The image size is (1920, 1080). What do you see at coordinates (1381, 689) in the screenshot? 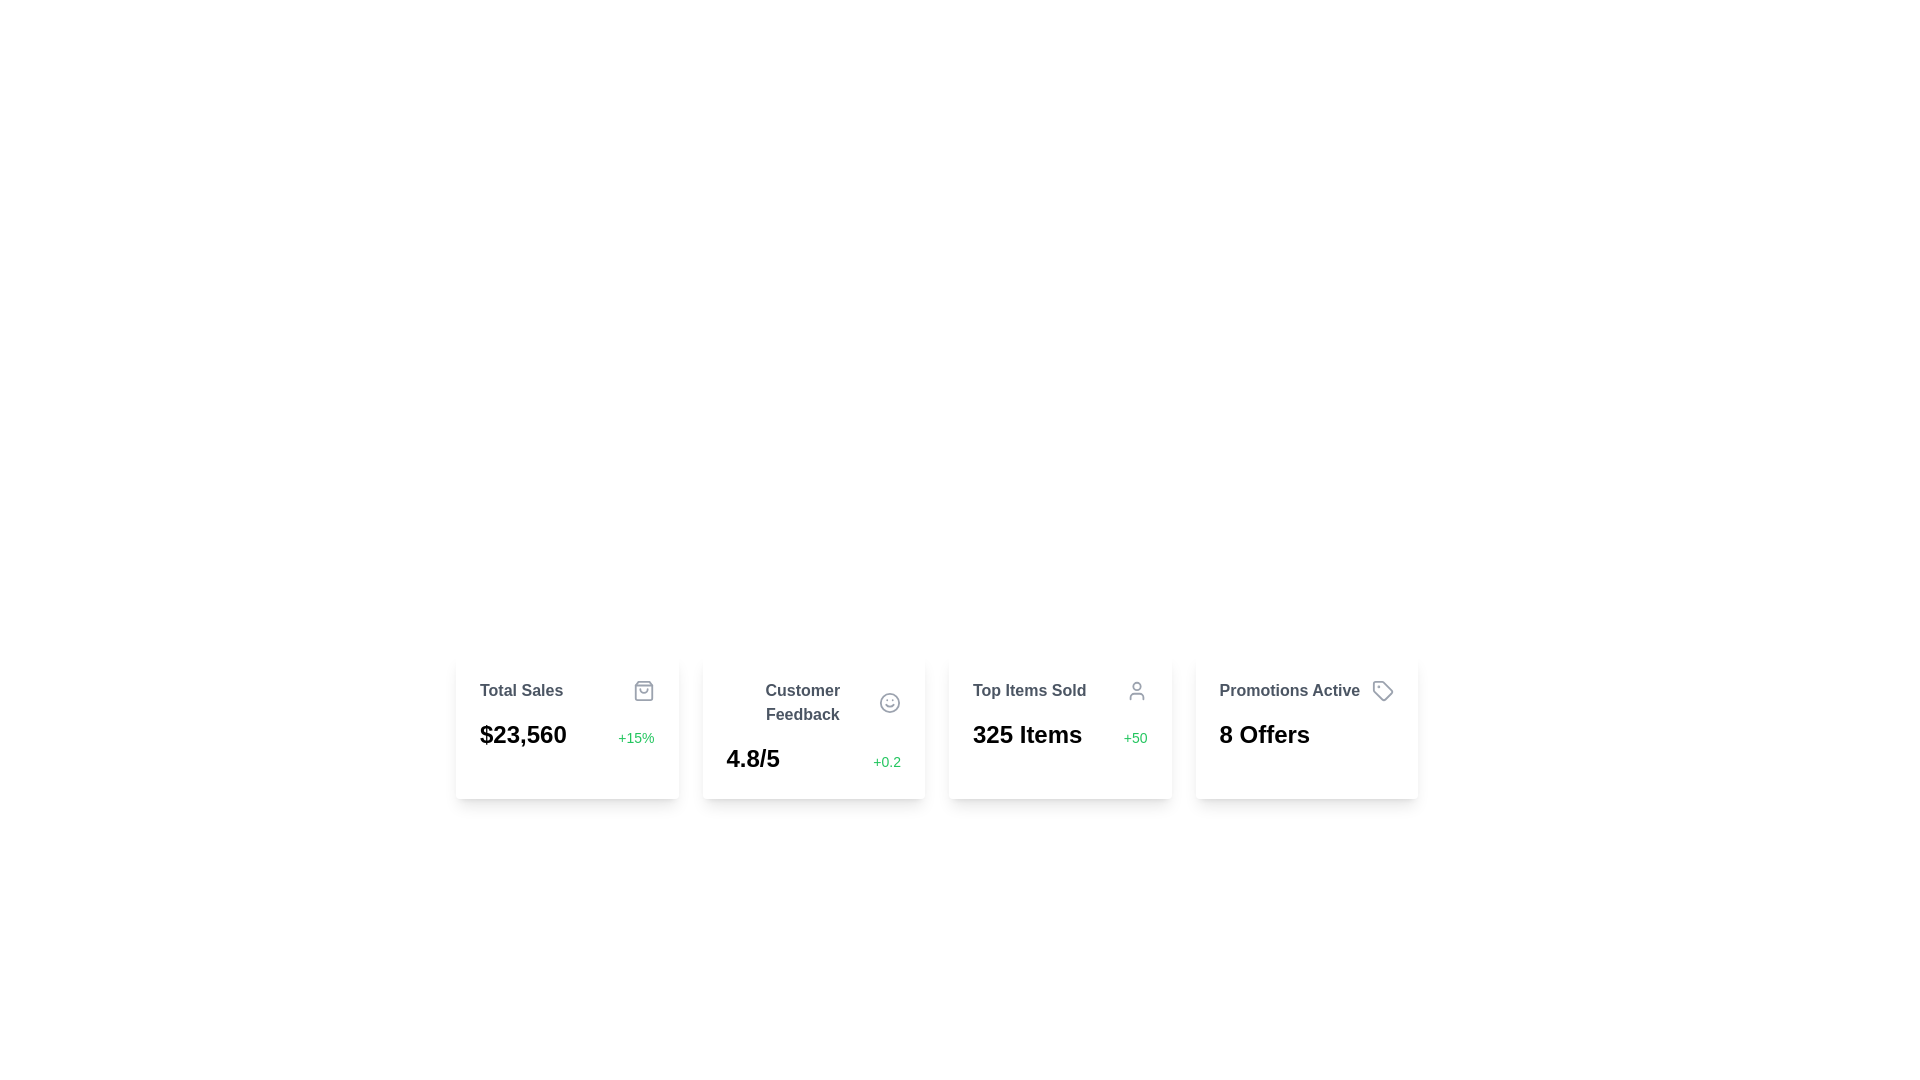
I see `the decorative icon located at the right edge of the rightmost informational card next to the text 'Promotions Active'` at bounding box center [1381, 689].